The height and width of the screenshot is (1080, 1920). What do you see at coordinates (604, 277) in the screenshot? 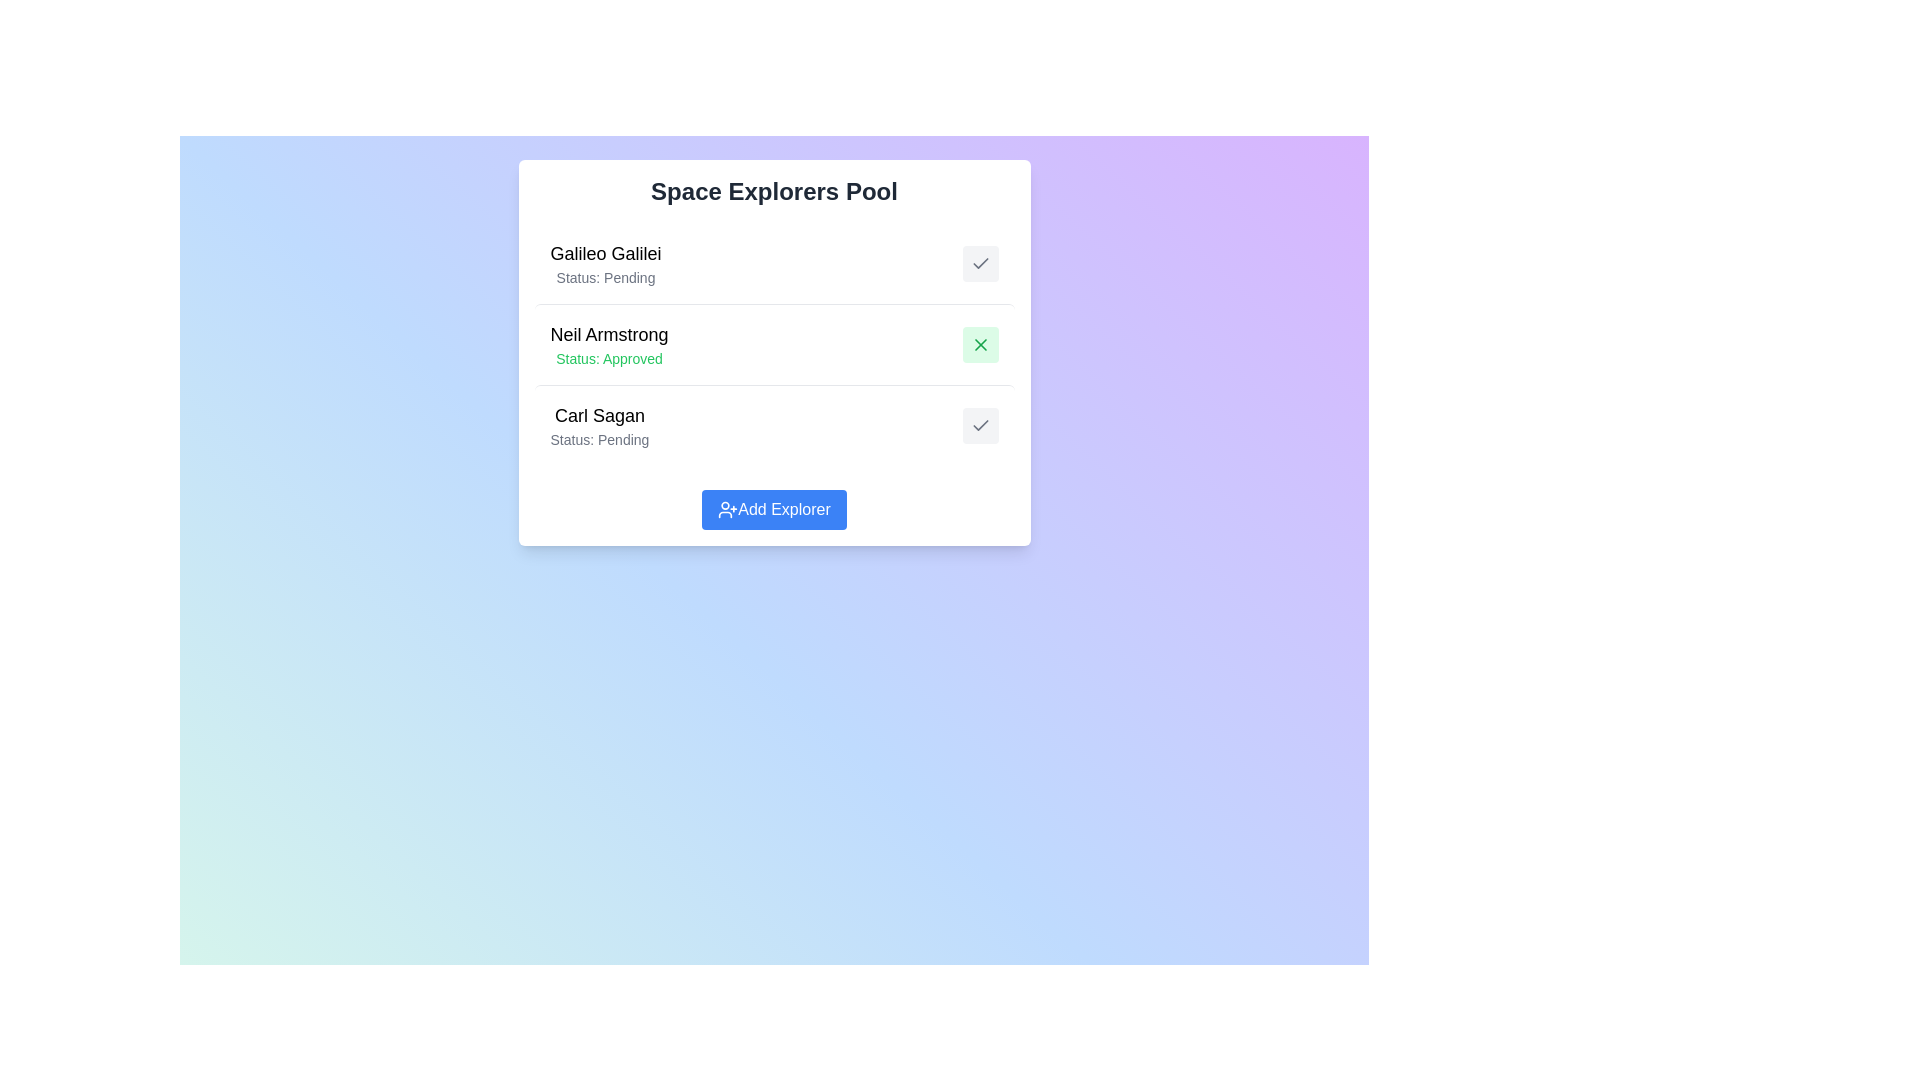
I see `the gray text block displaying 'Status: Pending' located beneath 'Galileo Galilei' in the item listing under 'Space Explorers Pool'` at bounding box center [604, 277].